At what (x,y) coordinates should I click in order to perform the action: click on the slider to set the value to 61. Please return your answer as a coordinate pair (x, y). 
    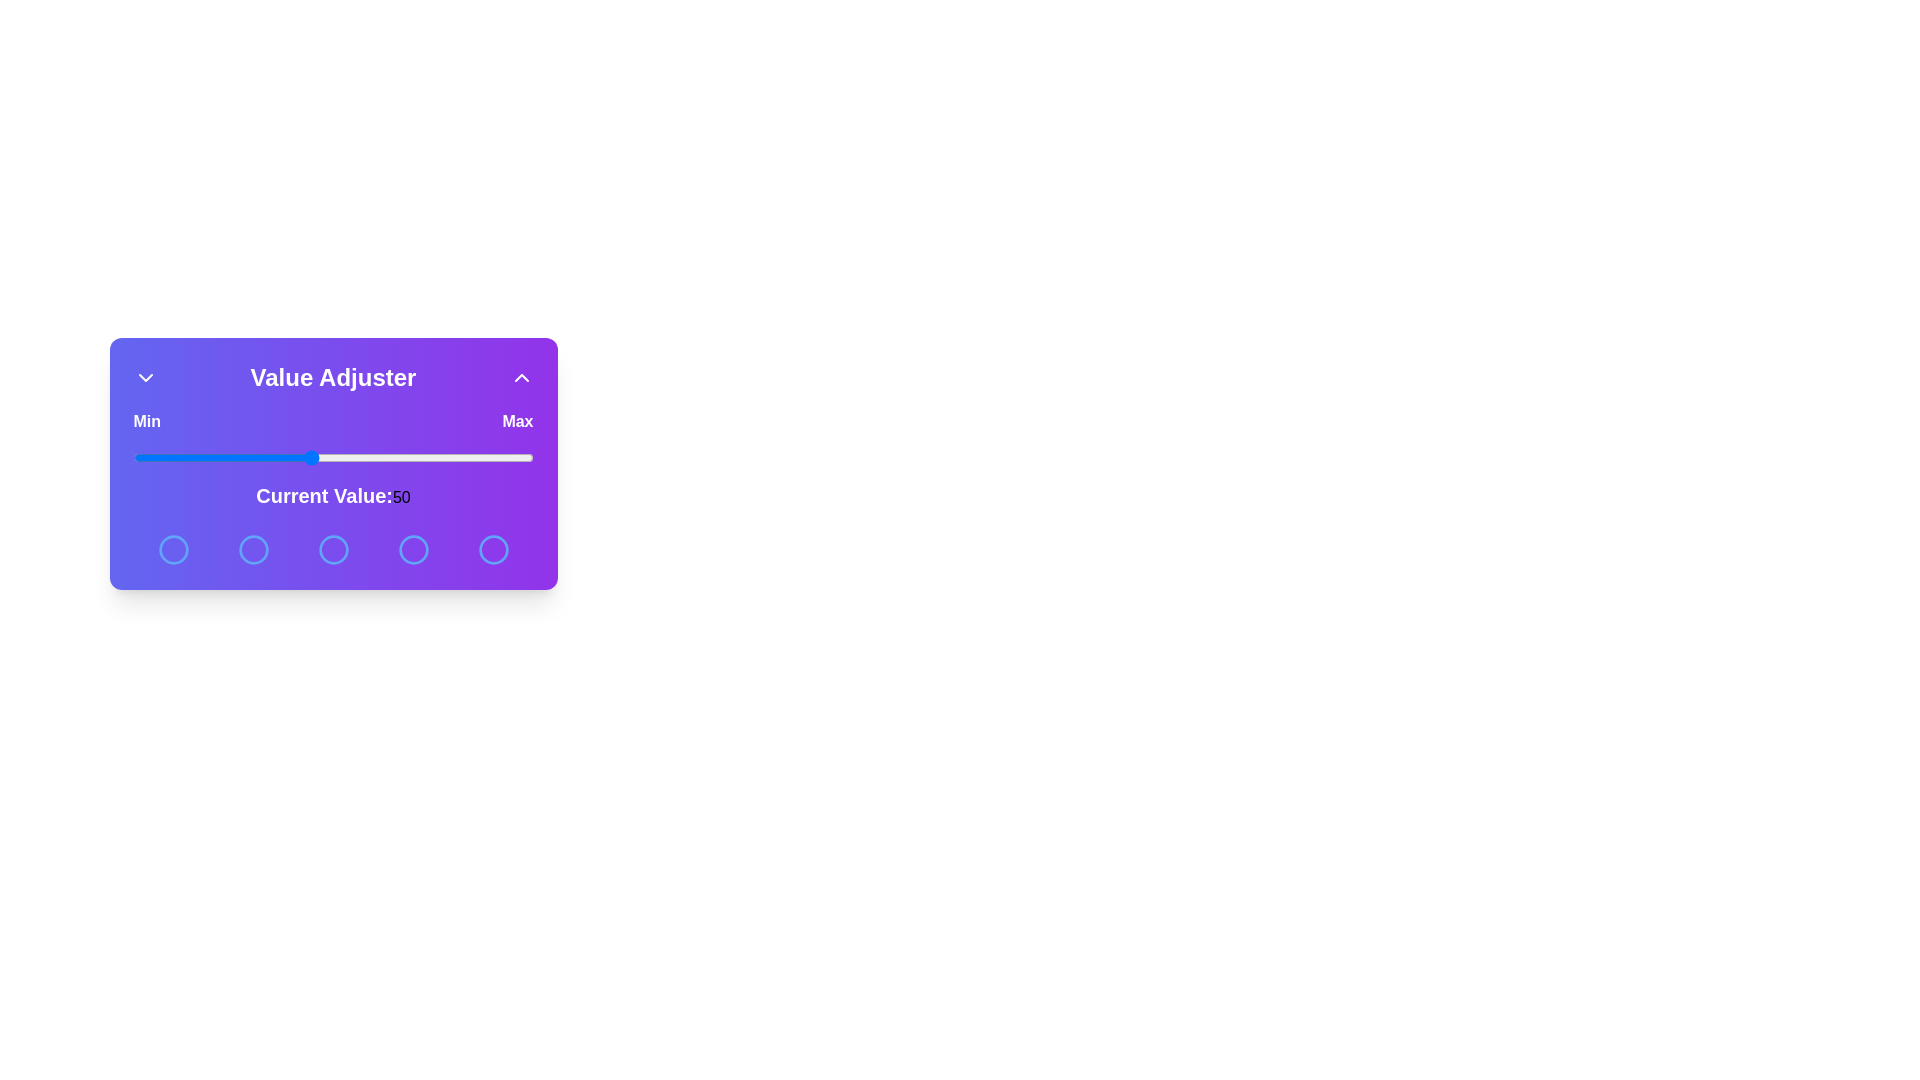
    Looking at the image, I should click on (360, 458).